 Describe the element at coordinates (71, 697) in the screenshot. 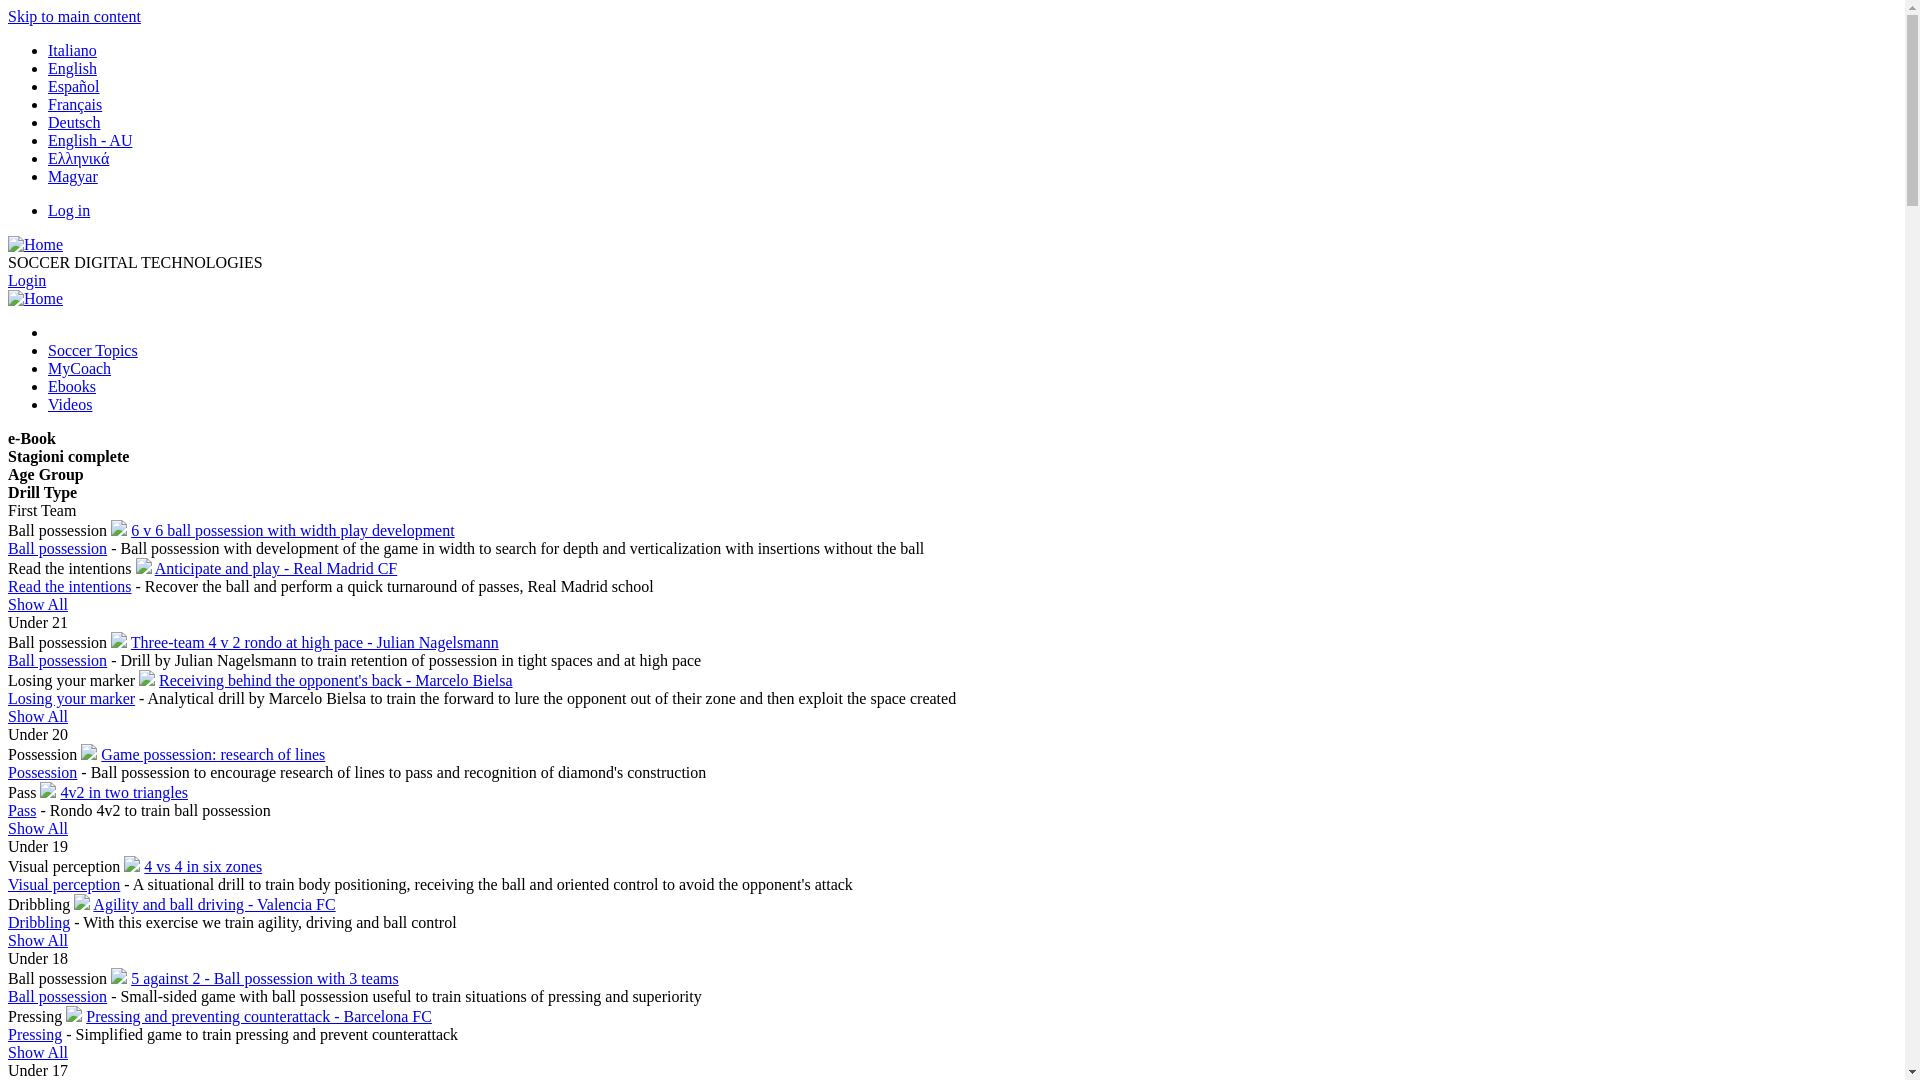

I see `'Losing your marker'` at that location.